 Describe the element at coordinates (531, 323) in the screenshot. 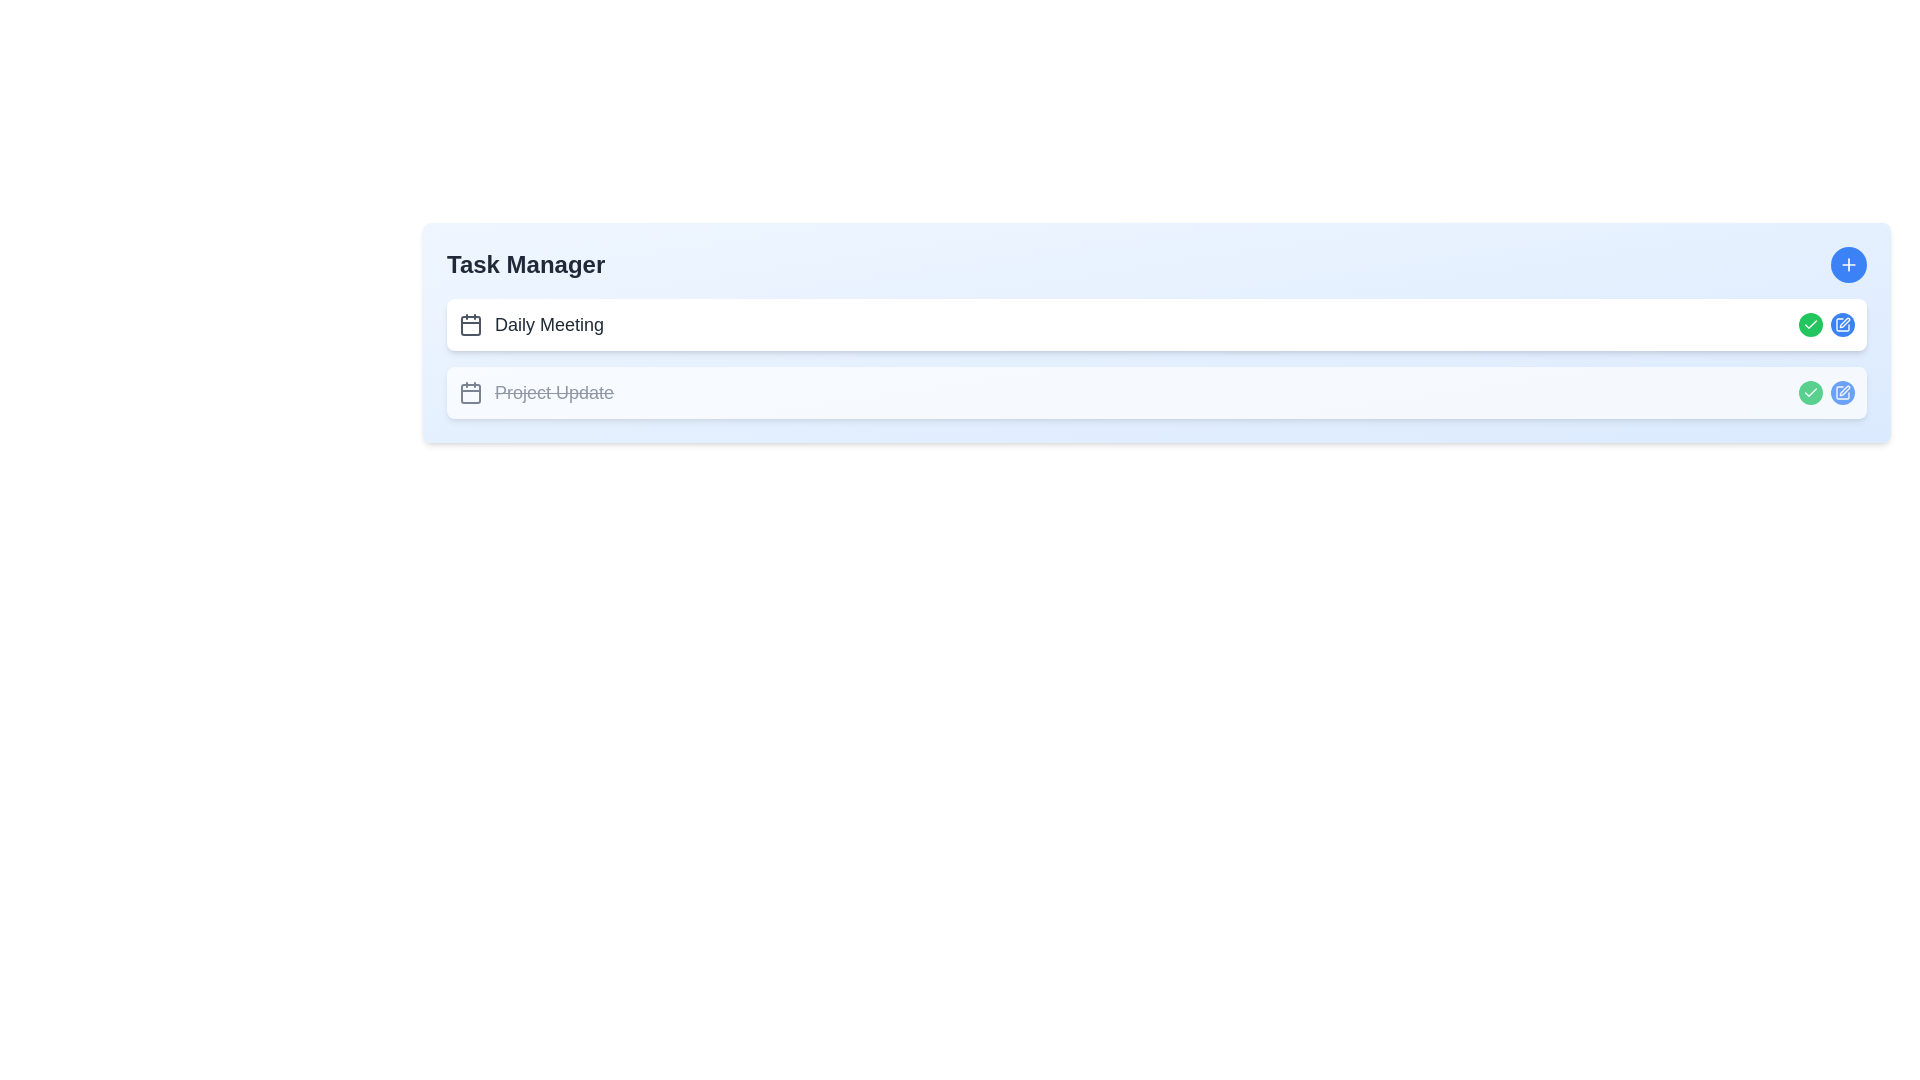

I see `the 'Daily Meeting' task entry in the first card of the task list under the 'Task Manager' header` at that location.